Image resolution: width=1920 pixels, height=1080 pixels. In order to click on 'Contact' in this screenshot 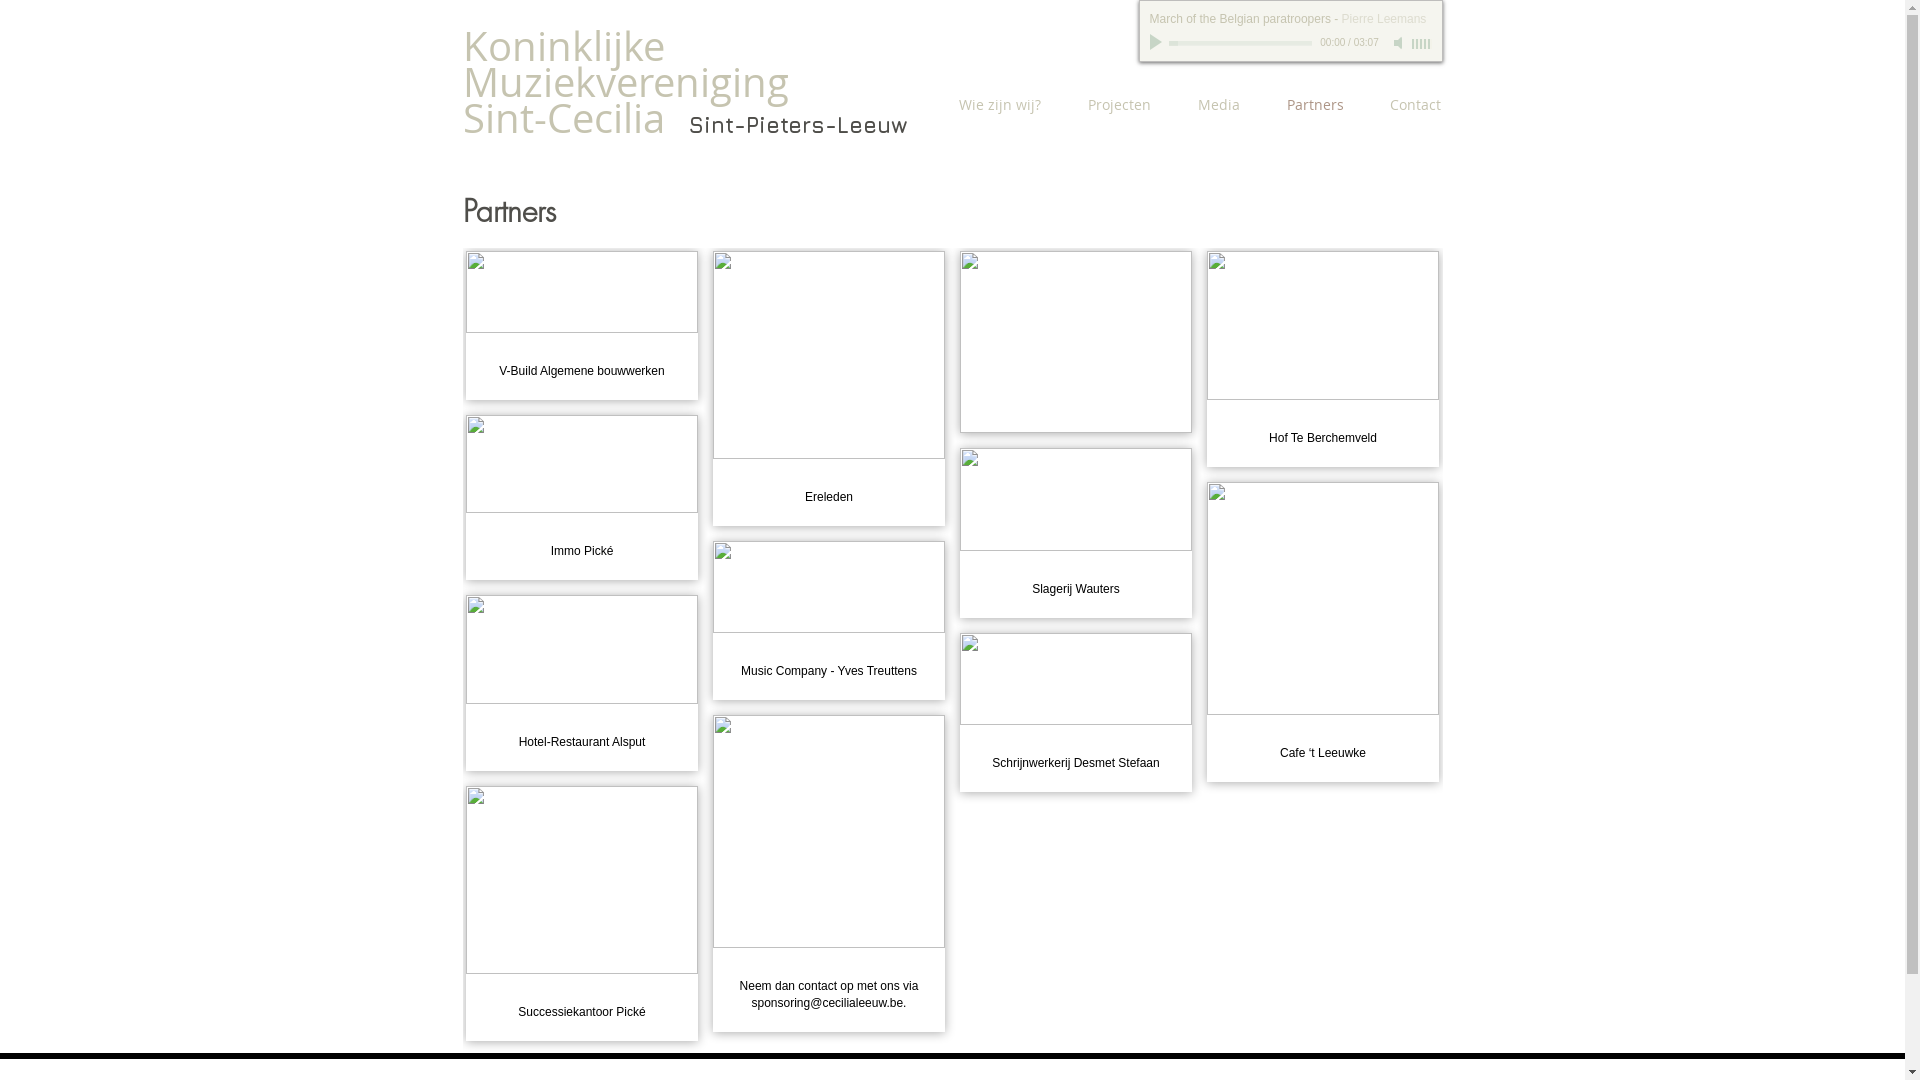, I will do `click(1358, 104)`.